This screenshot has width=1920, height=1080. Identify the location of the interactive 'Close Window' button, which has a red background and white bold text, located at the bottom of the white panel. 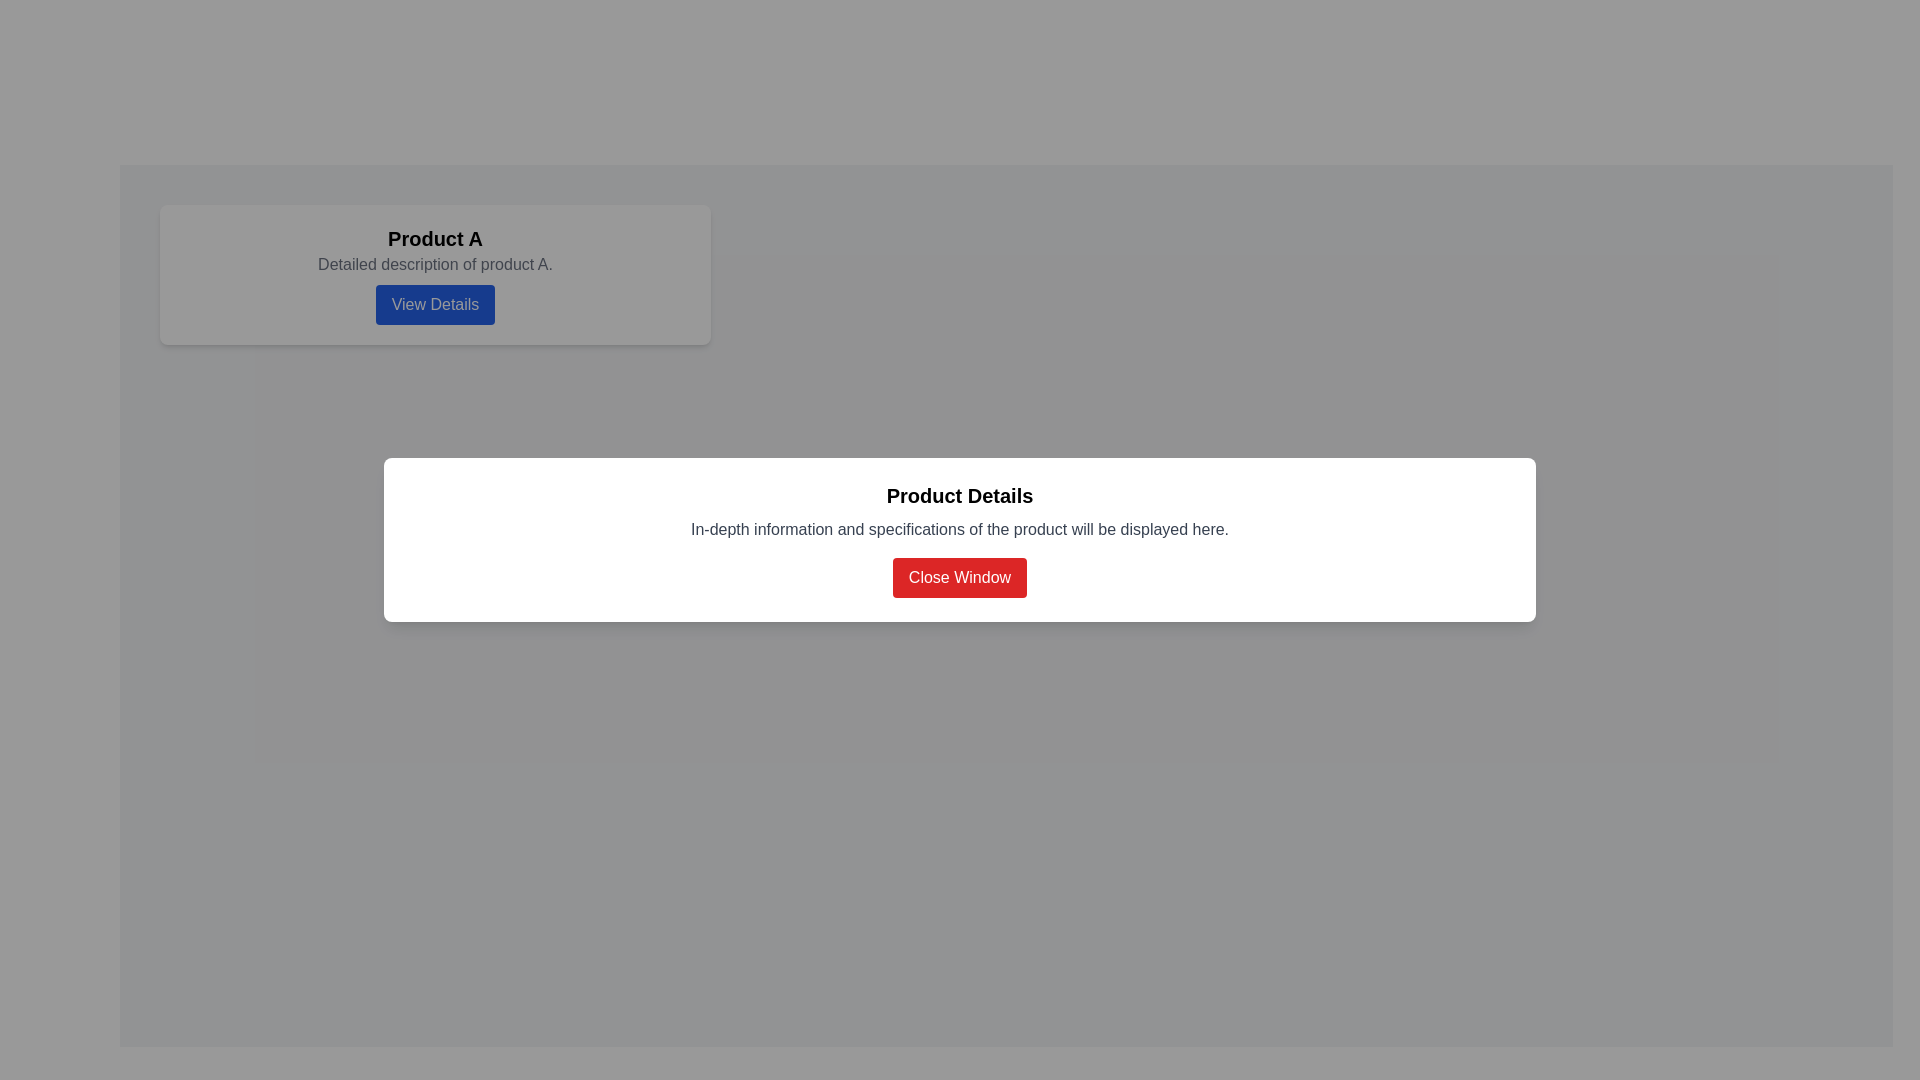
(960, 578).